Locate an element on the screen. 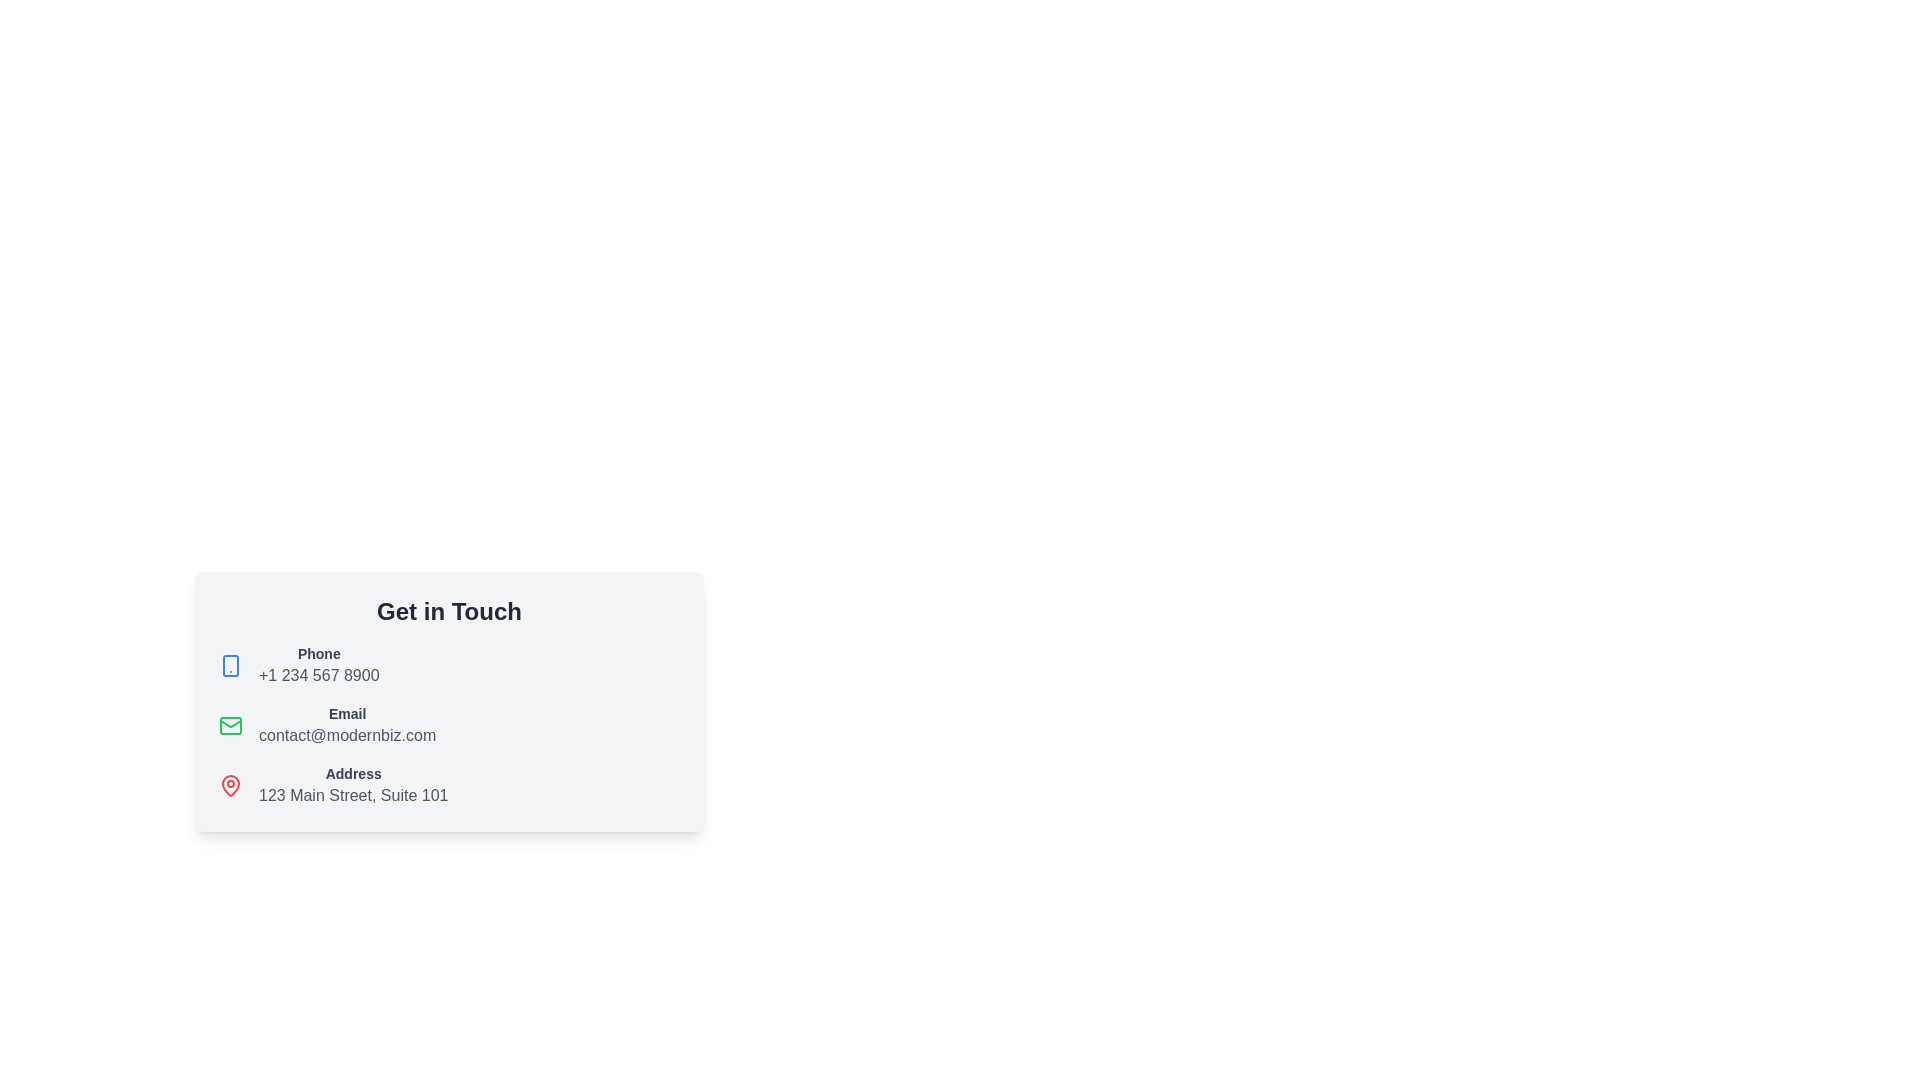  the green envelope icon located in the Email section of the contact card below the 'Get in Touch' heading, which is the second icon in the vertical arrangement of contact symbols is located at coordinates (230, 722).